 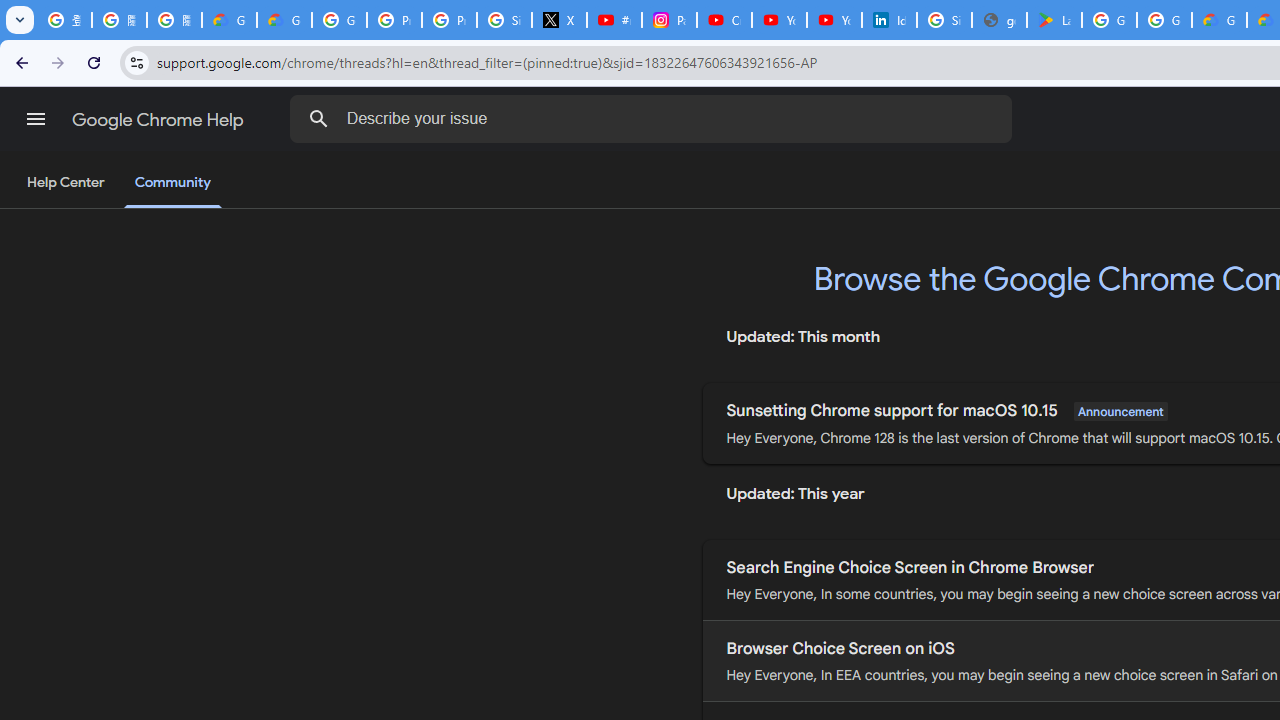 What do you see at coordinates (999, 20) in the screenshot?
I see `'google_privacy_policy_en.pdf'` at bounding box center [999, 20].